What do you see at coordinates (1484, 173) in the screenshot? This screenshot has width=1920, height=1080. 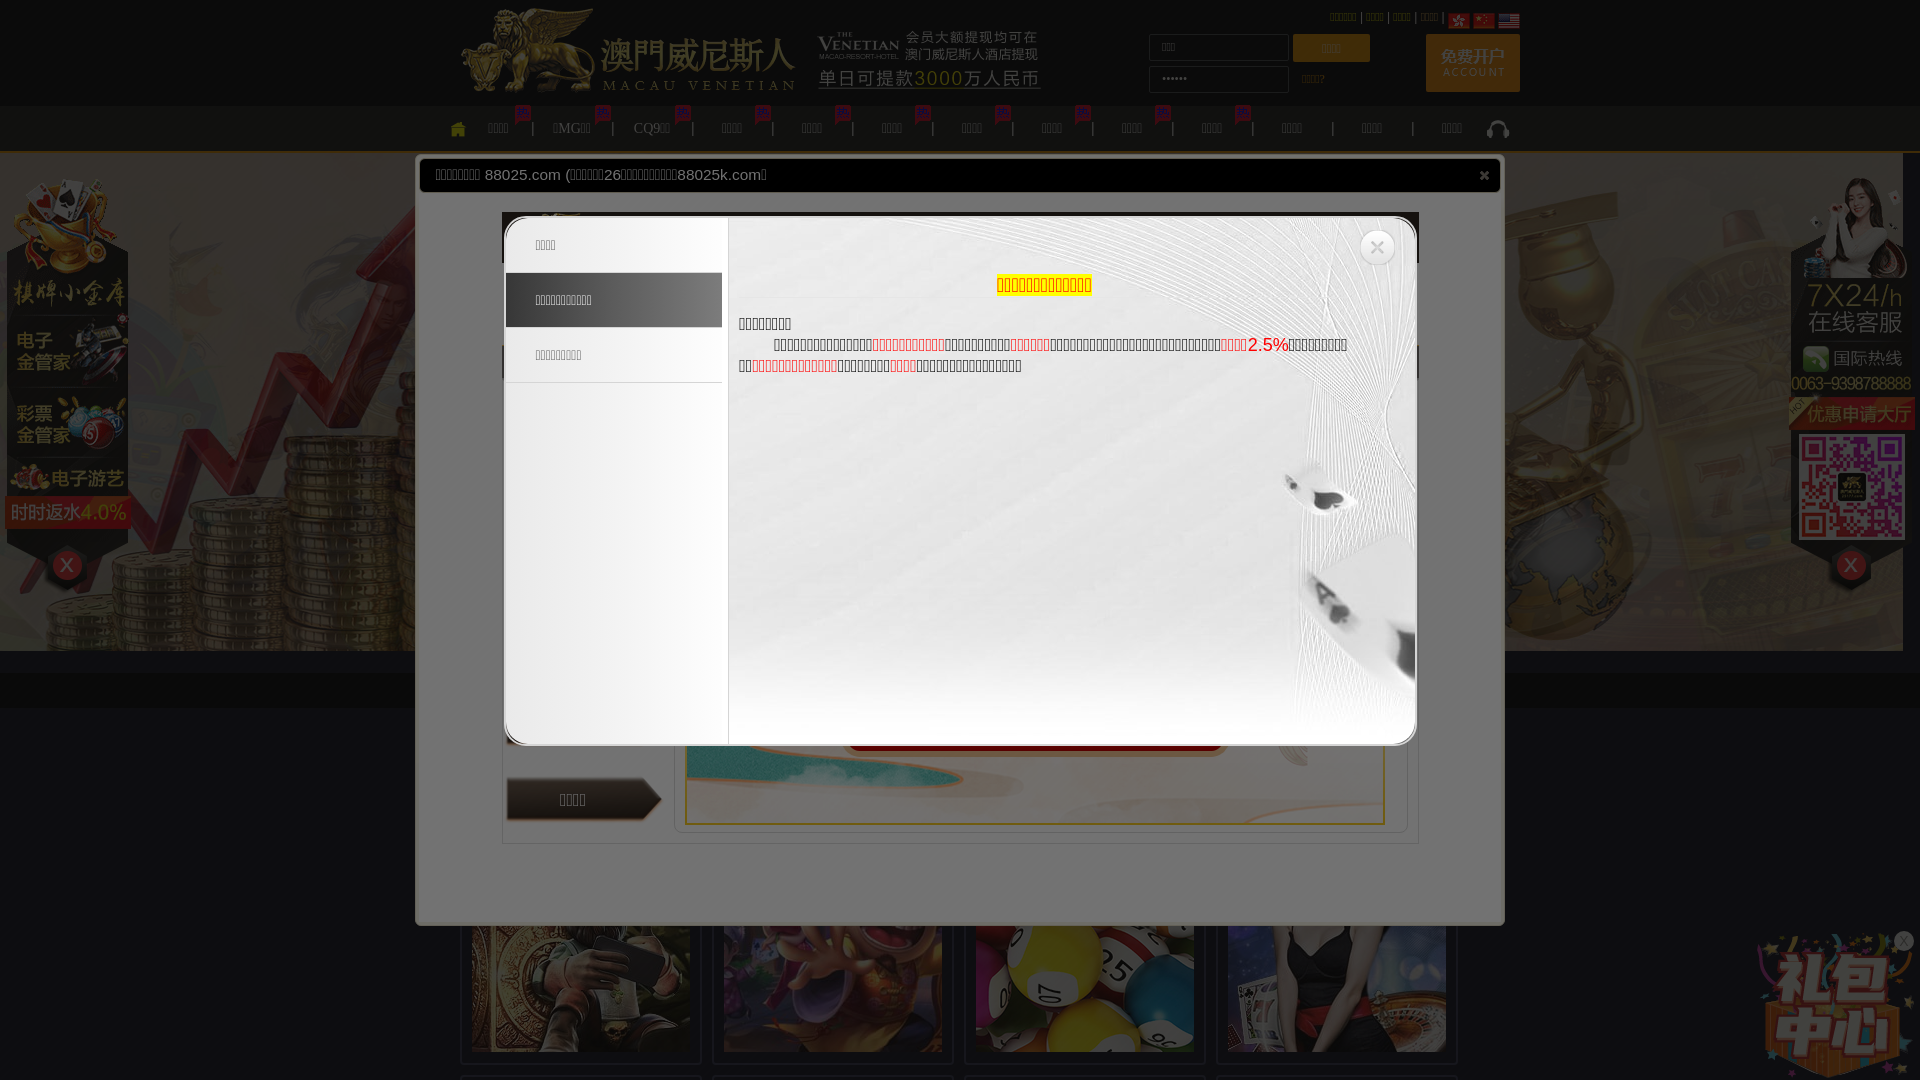 I see `'close'` at bounding box center [1484, 173].